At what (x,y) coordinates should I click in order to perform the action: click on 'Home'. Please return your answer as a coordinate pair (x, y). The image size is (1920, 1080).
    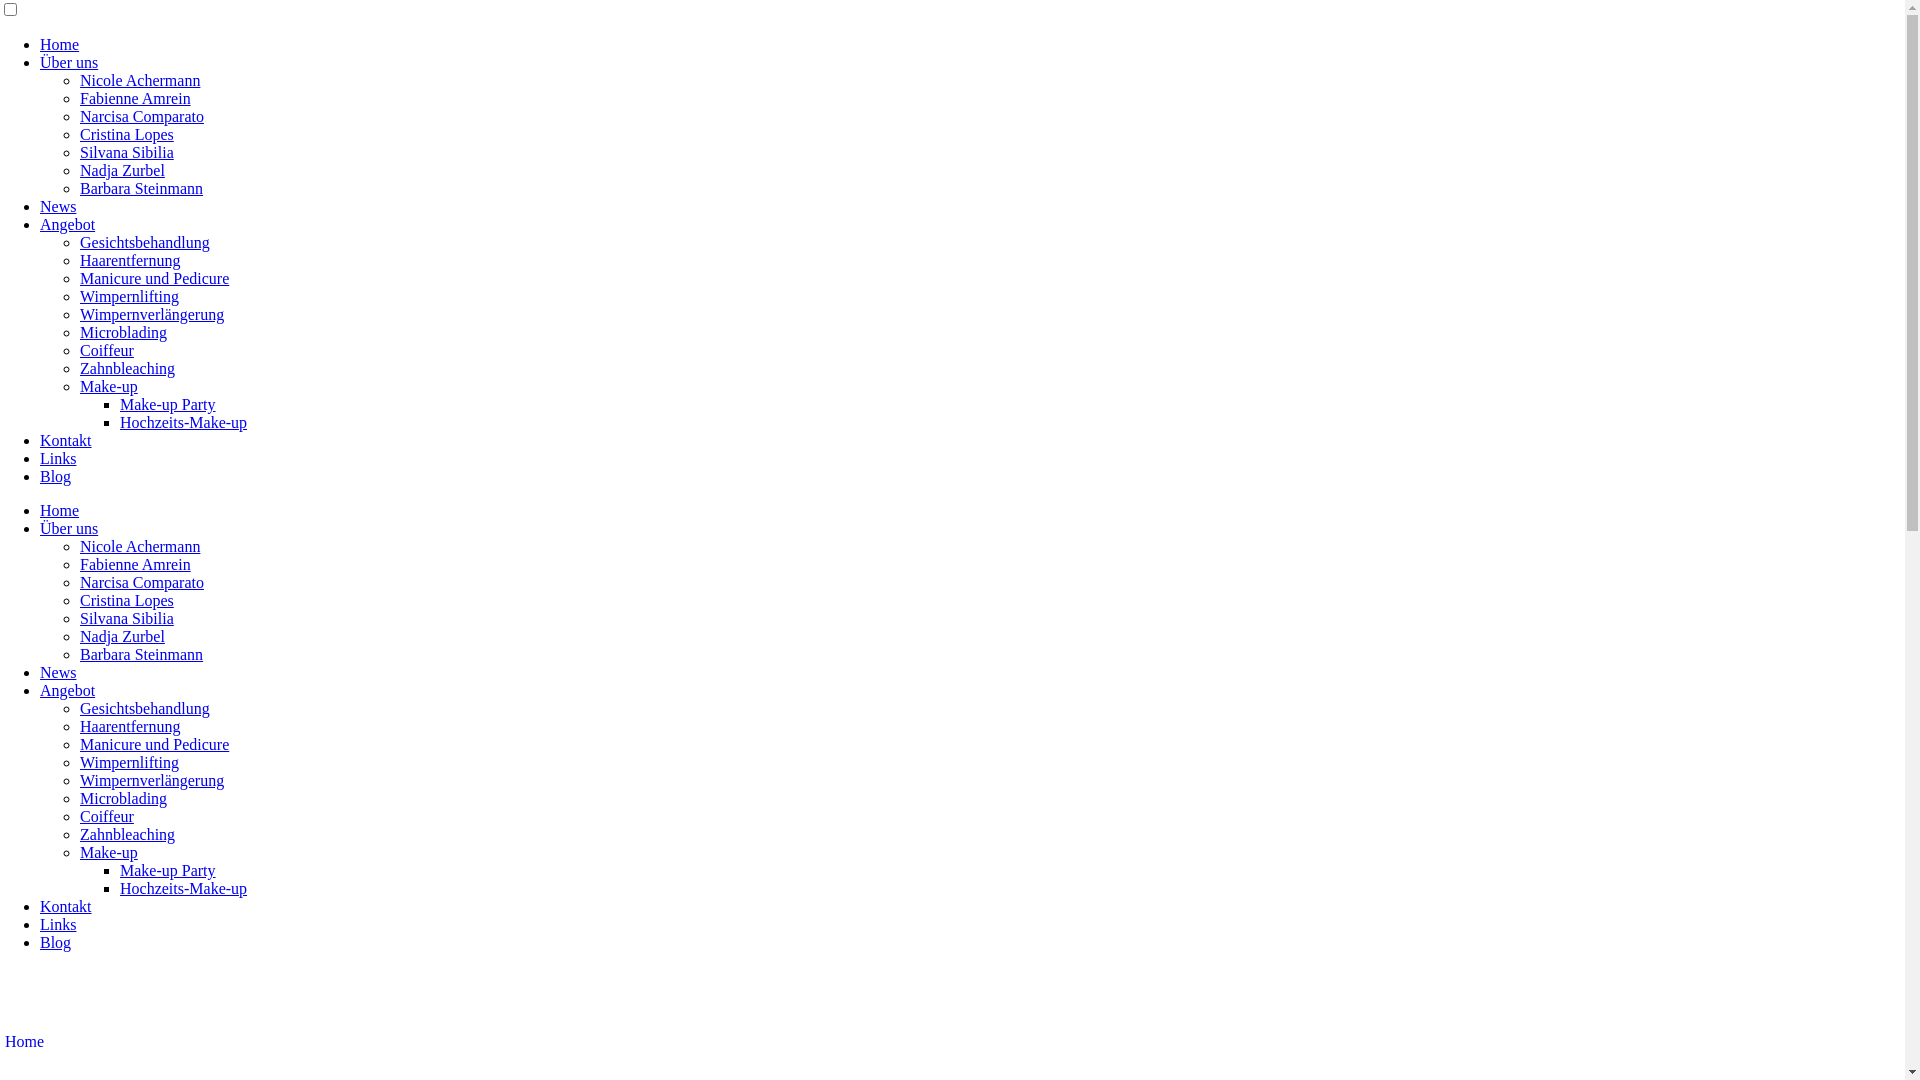
    Looking at the image, I should click on (24, 1040).